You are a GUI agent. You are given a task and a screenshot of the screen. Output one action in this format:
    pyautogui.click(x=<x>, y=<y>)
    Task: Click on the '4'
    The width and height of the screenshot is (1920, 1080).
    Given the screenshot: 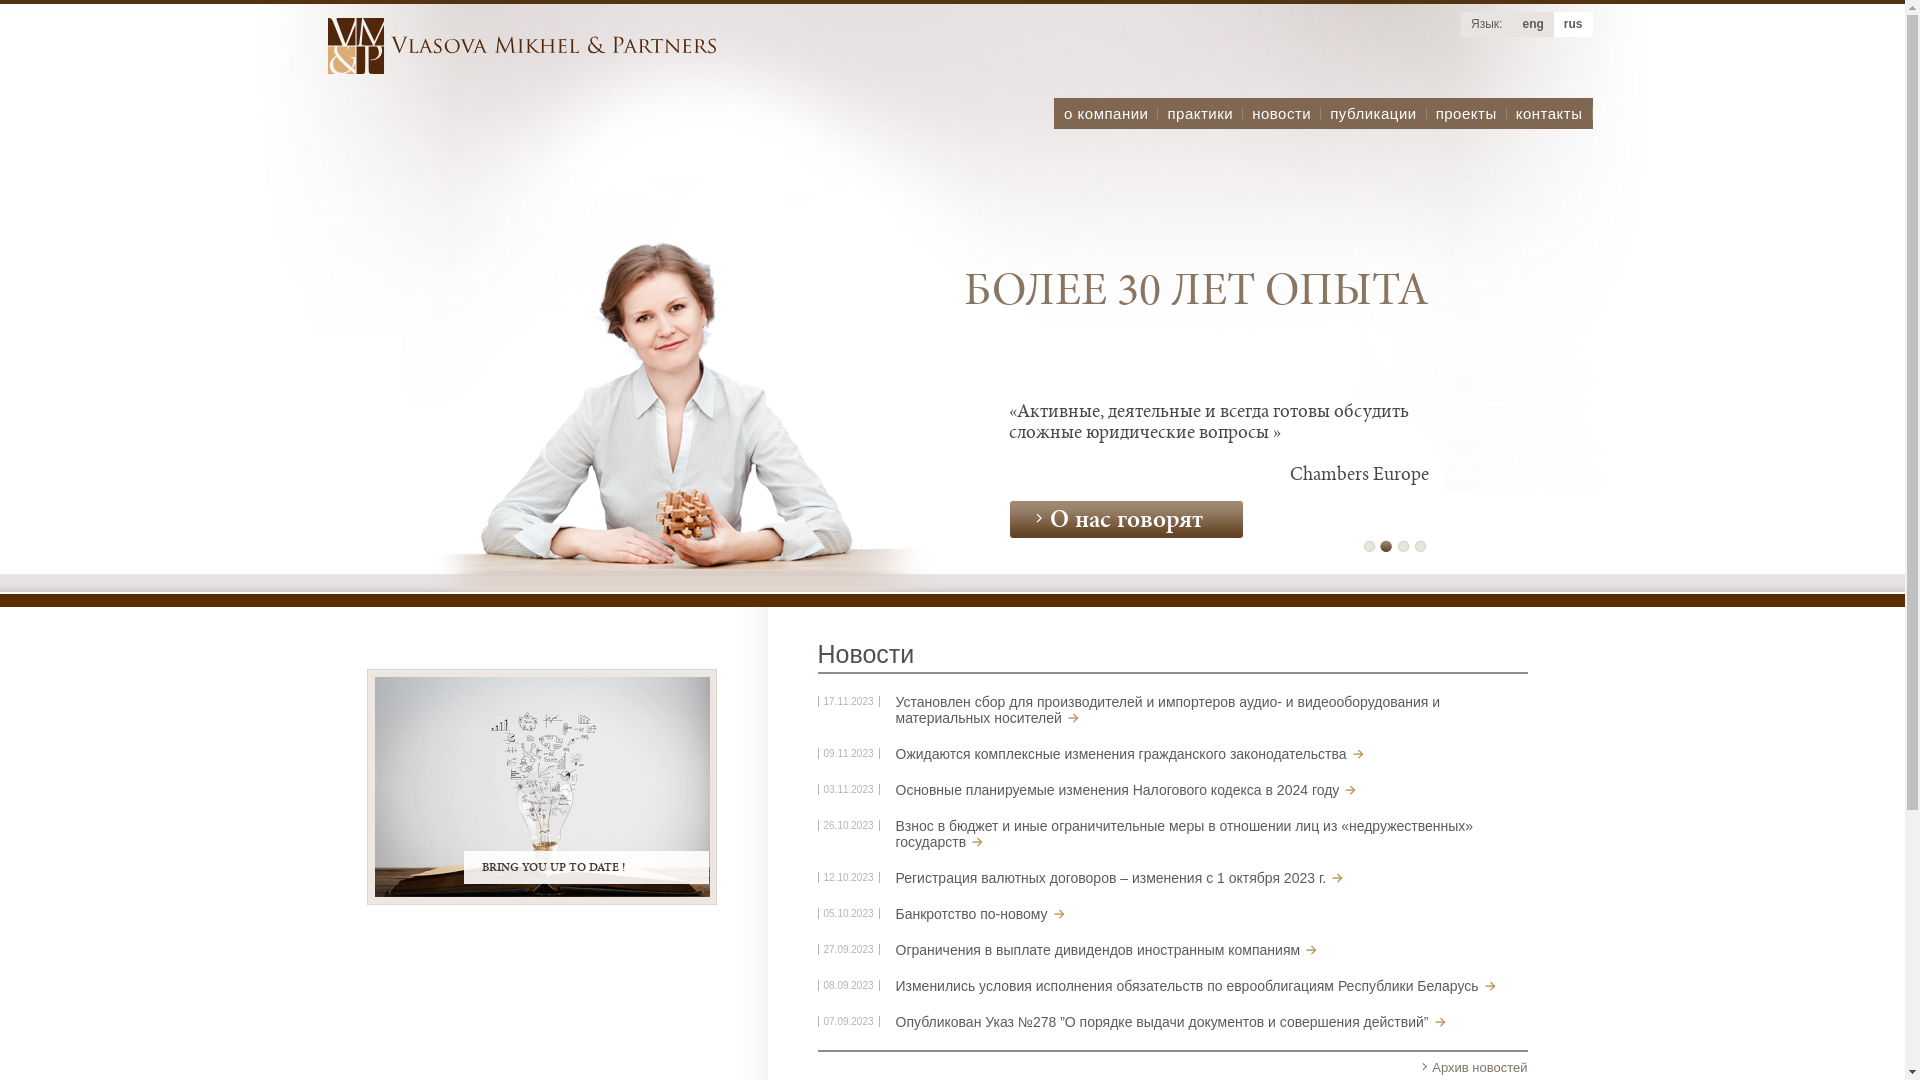 What is the action you would take?
    pyautogui.click(x=1419, y=546)
    